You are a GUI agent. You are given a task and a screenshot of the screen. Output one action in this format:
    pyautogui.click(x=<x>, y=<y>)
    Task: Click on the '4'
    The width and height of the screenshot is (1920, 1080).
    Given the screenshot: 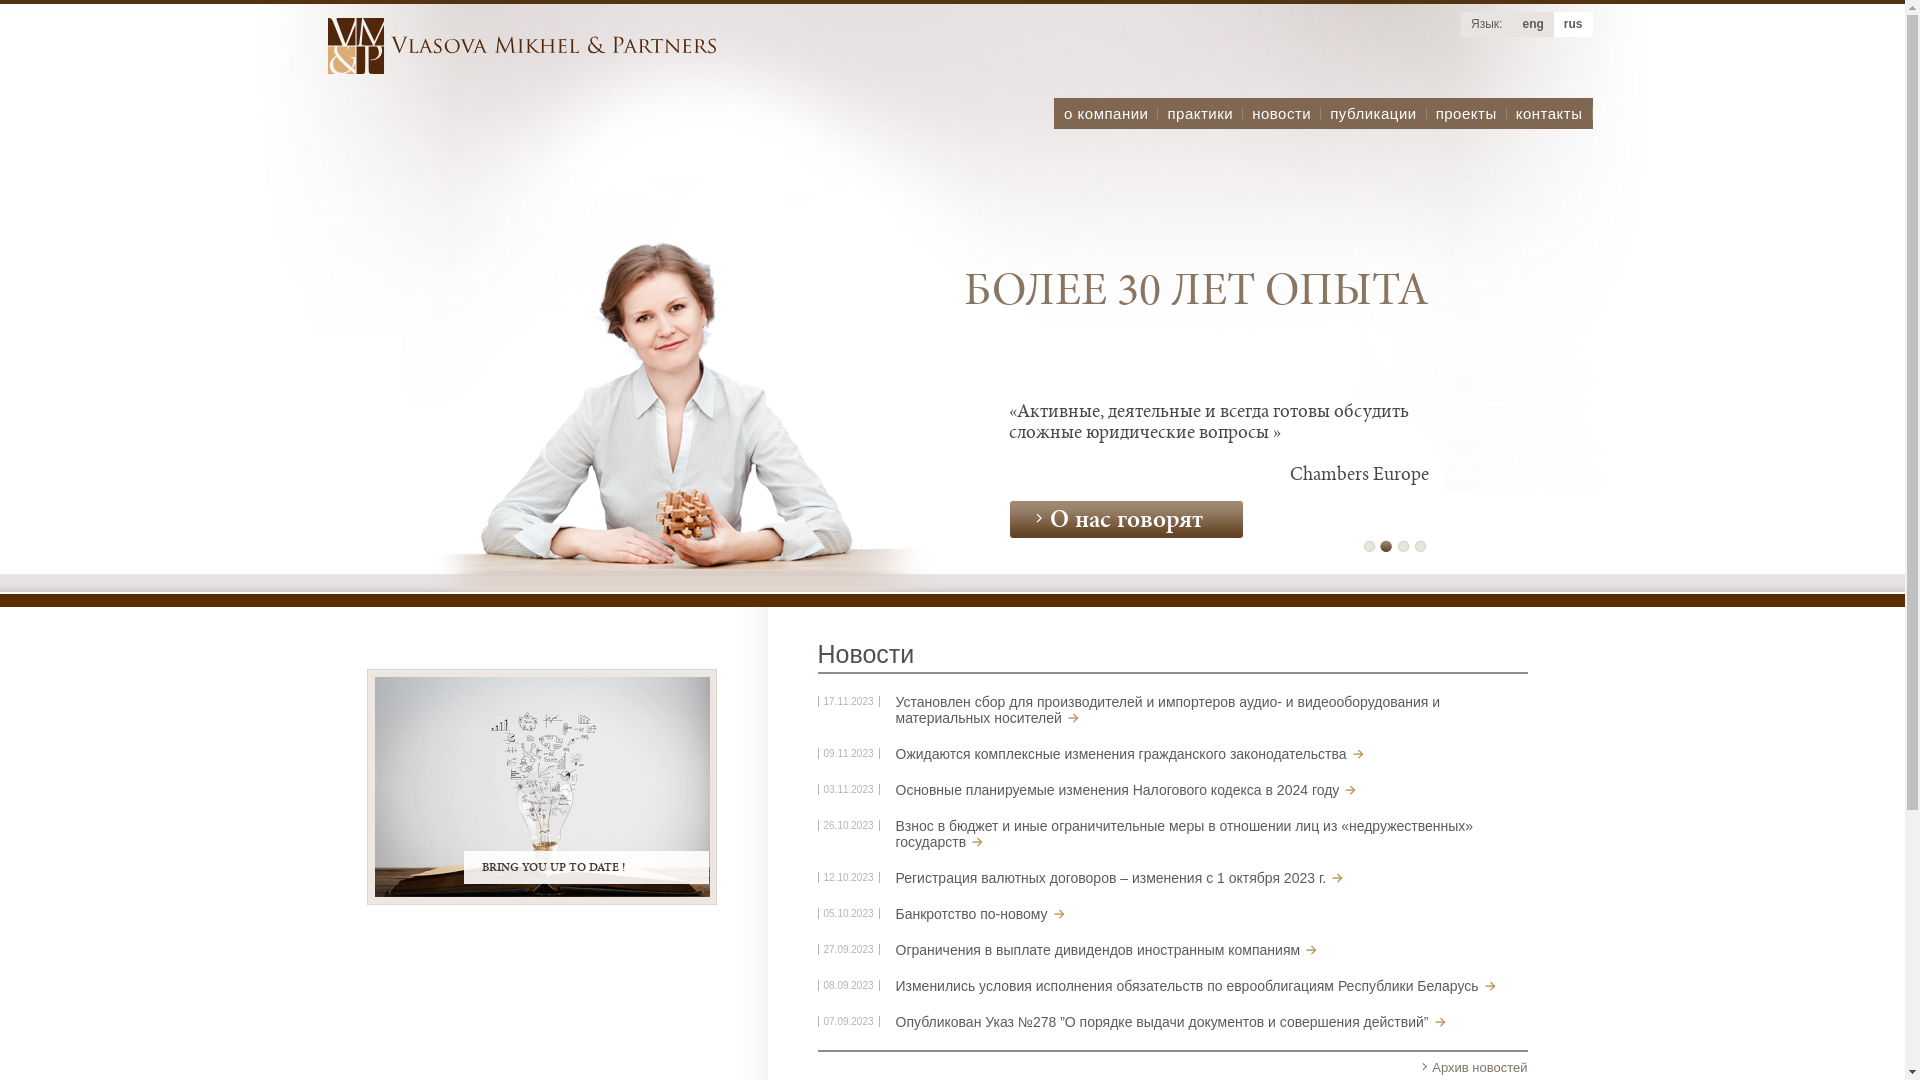 What is the action you would take?
    pyautogui.click(x=1419, y=546)
    